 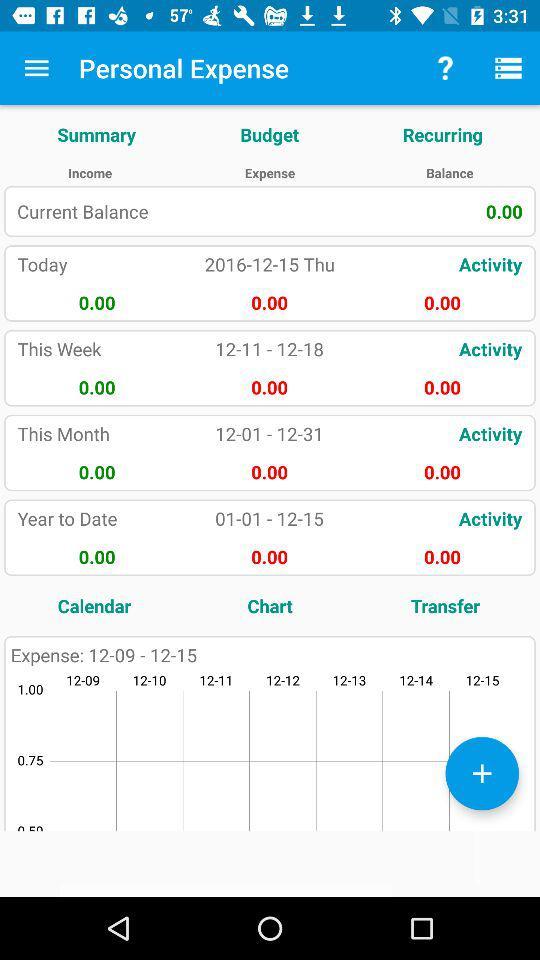 I want to click on icon above the recurring icon, so click(x=508, y=68).